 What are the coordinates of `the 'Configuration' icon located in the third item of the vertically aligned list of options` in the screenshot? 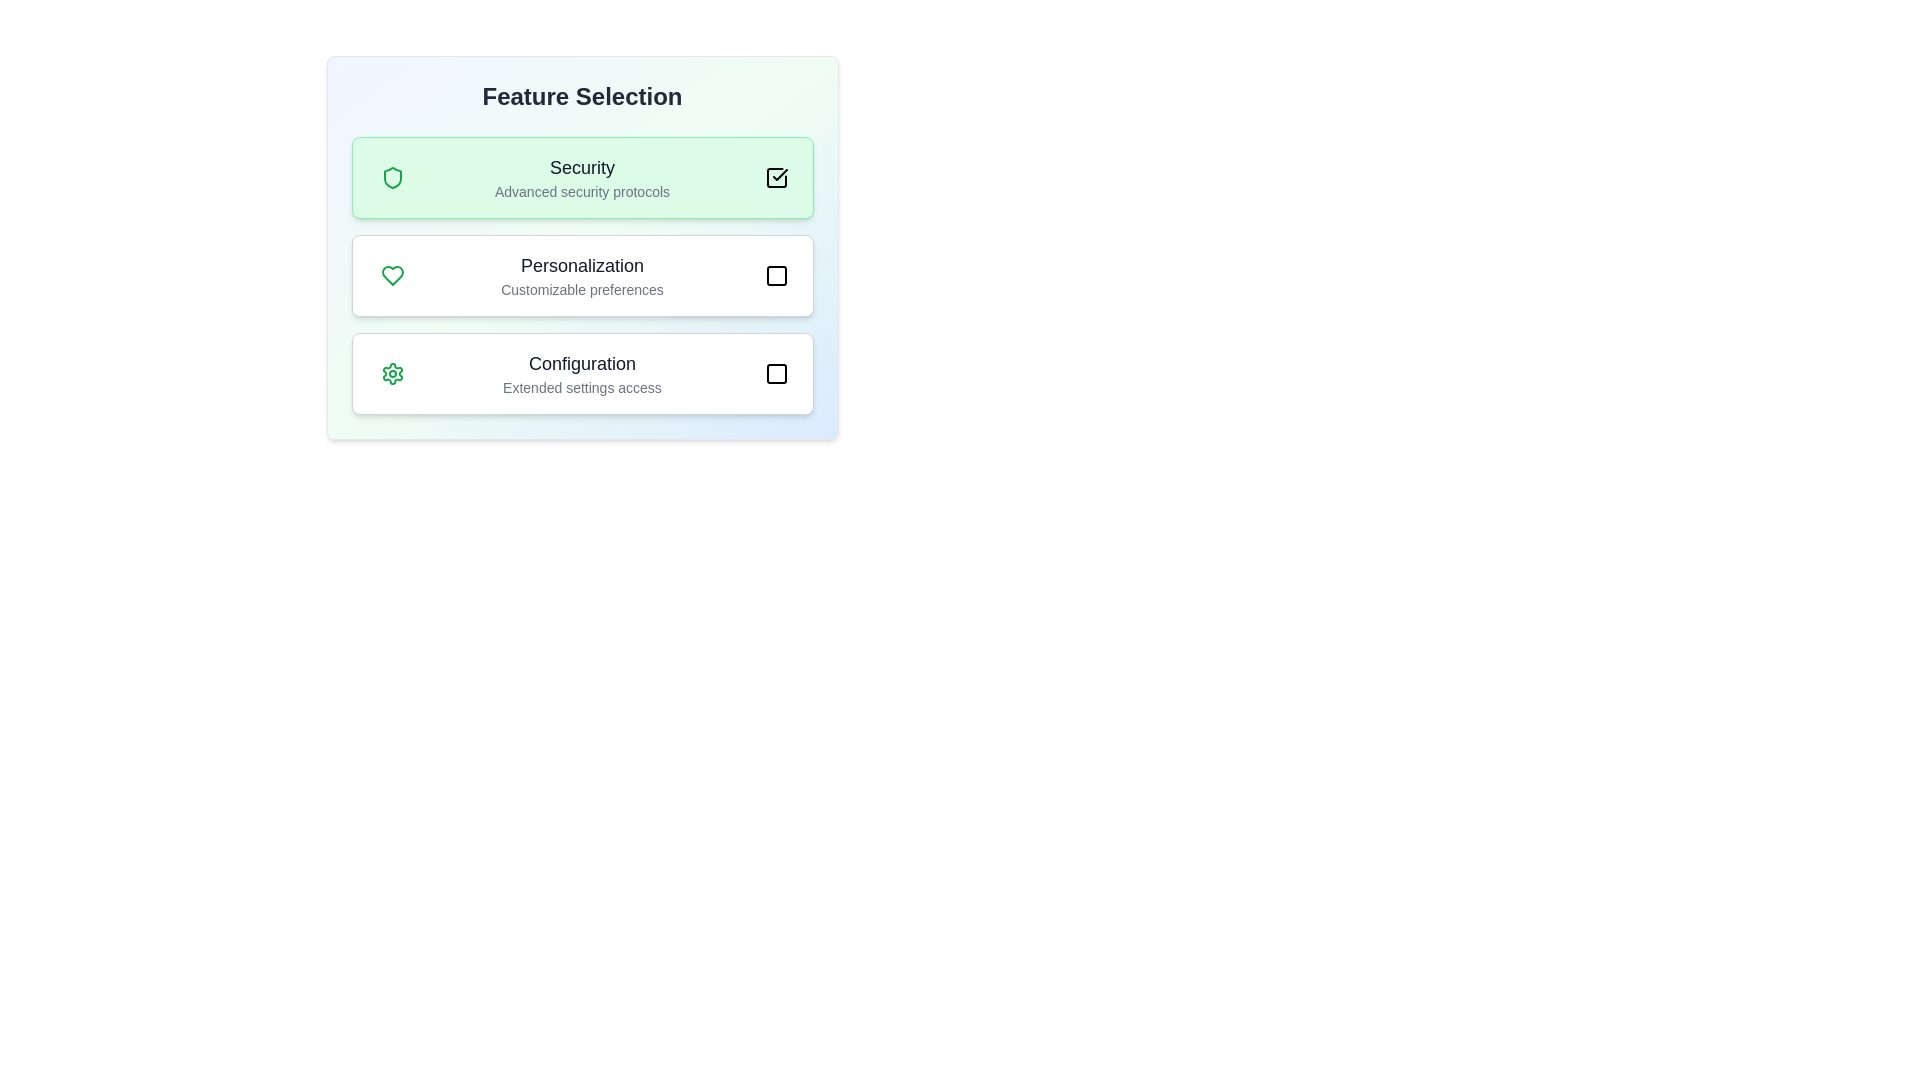 It's located at (392, 374).